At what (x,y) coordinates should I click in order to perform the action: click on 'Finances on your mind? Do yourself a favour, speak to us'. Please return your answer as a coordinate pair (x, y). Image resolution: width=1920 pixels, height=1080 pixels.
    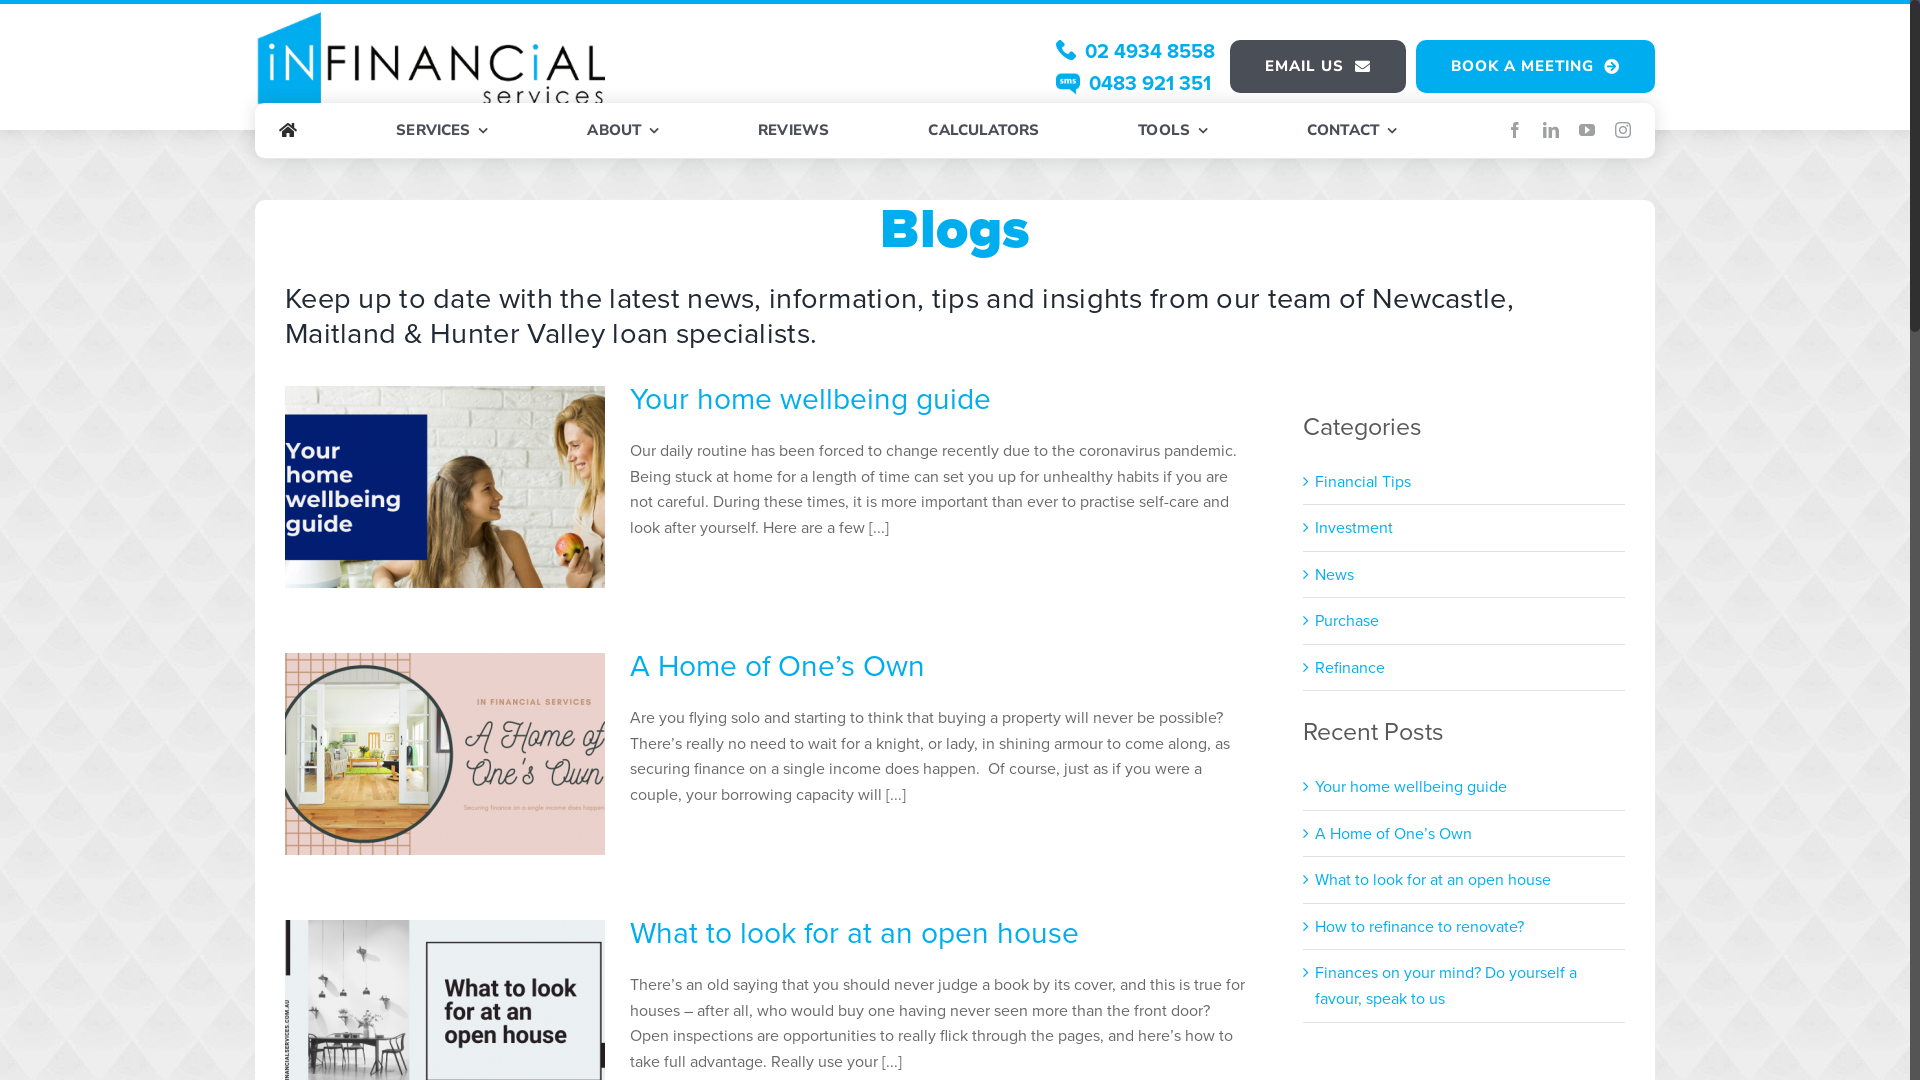
    Looking at the image, I should click on (1445, 984).